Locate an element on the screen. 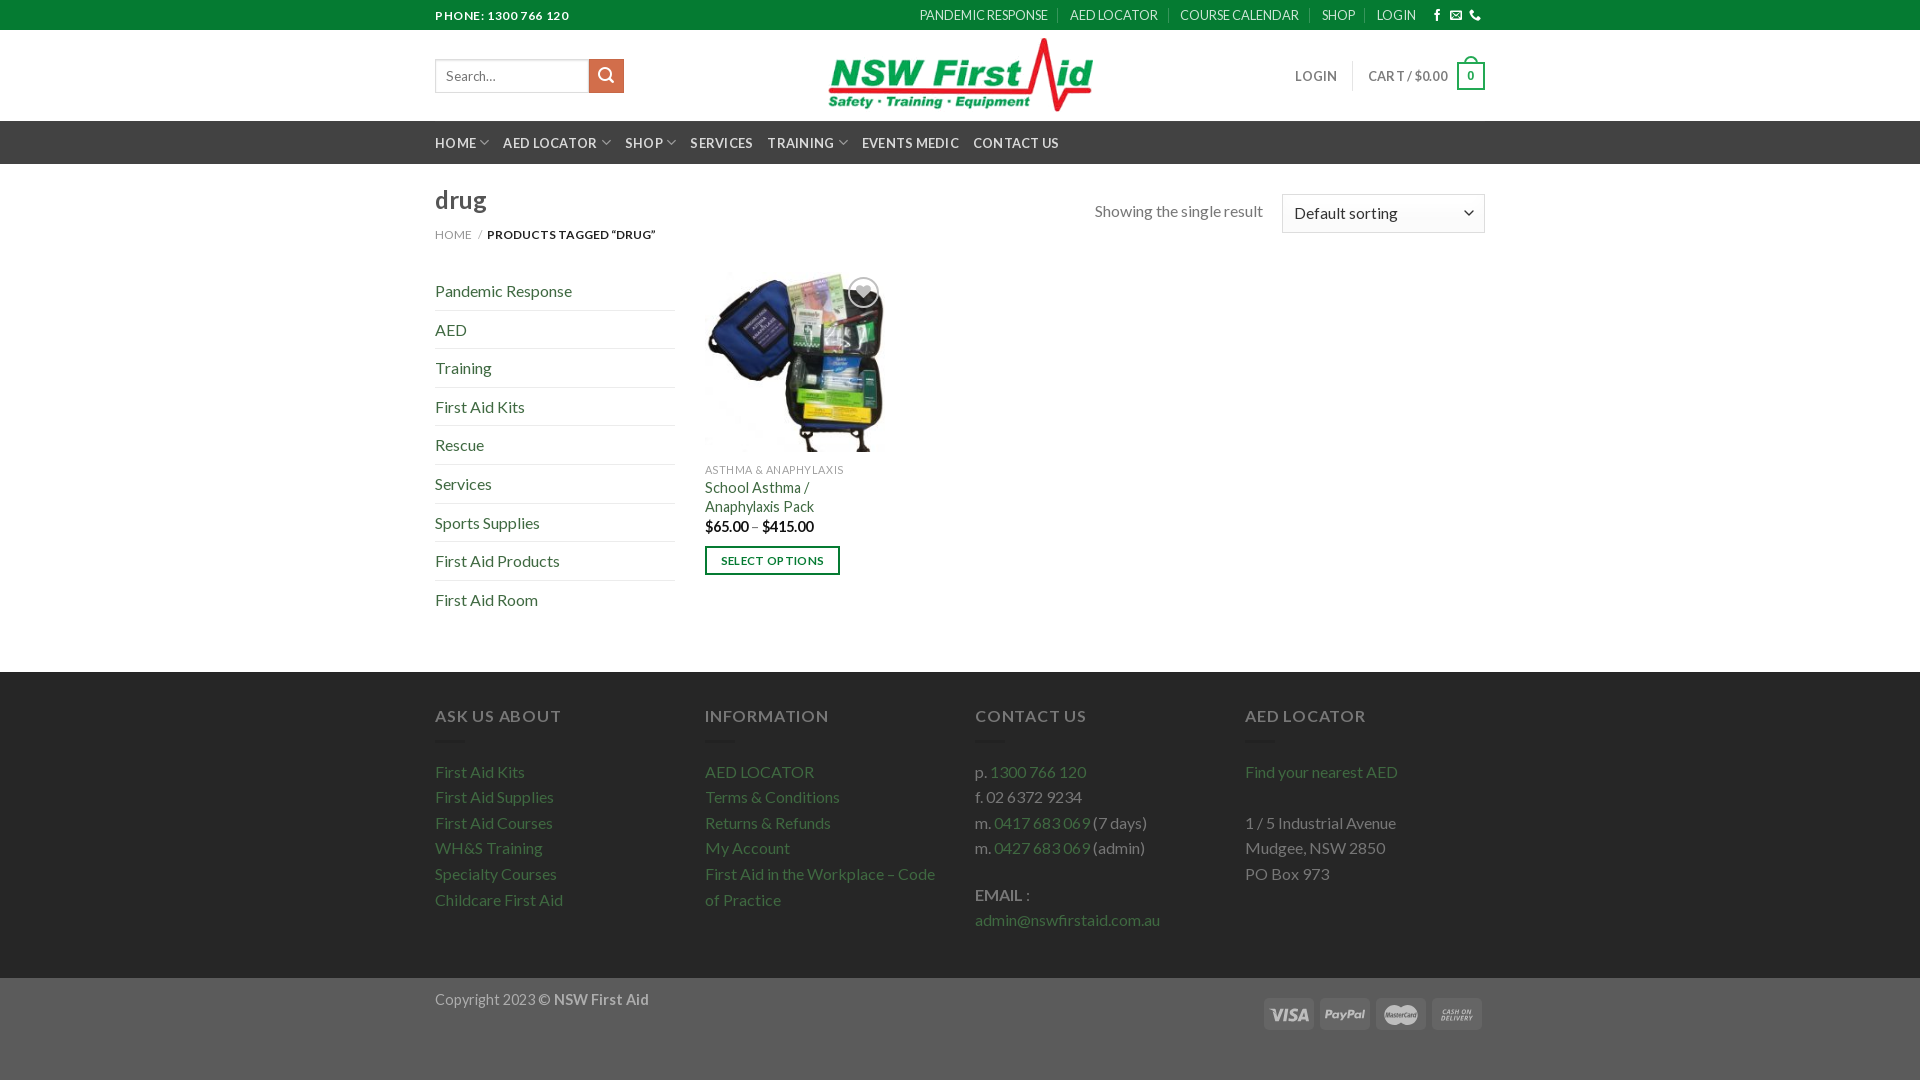 This screenshot has height=1080, width=1920. '0417 683 069' is located at coordinates (1040, 822).